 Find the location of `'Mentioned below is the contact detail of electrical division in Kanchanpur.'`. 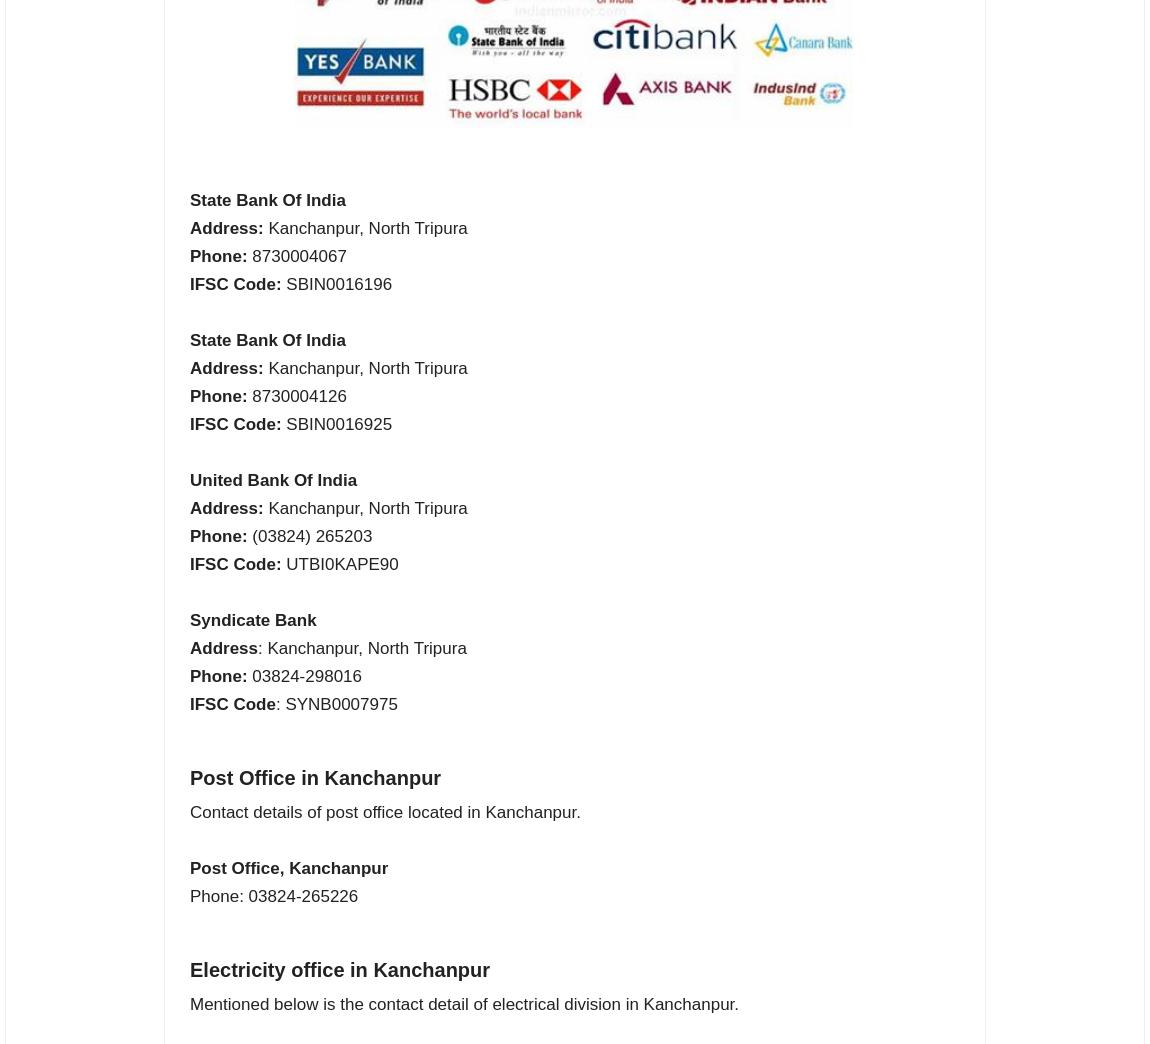

'Mentioned below is the contact detail of electrical division in Kanchanpur.' is located at coordinates (464, 1003).